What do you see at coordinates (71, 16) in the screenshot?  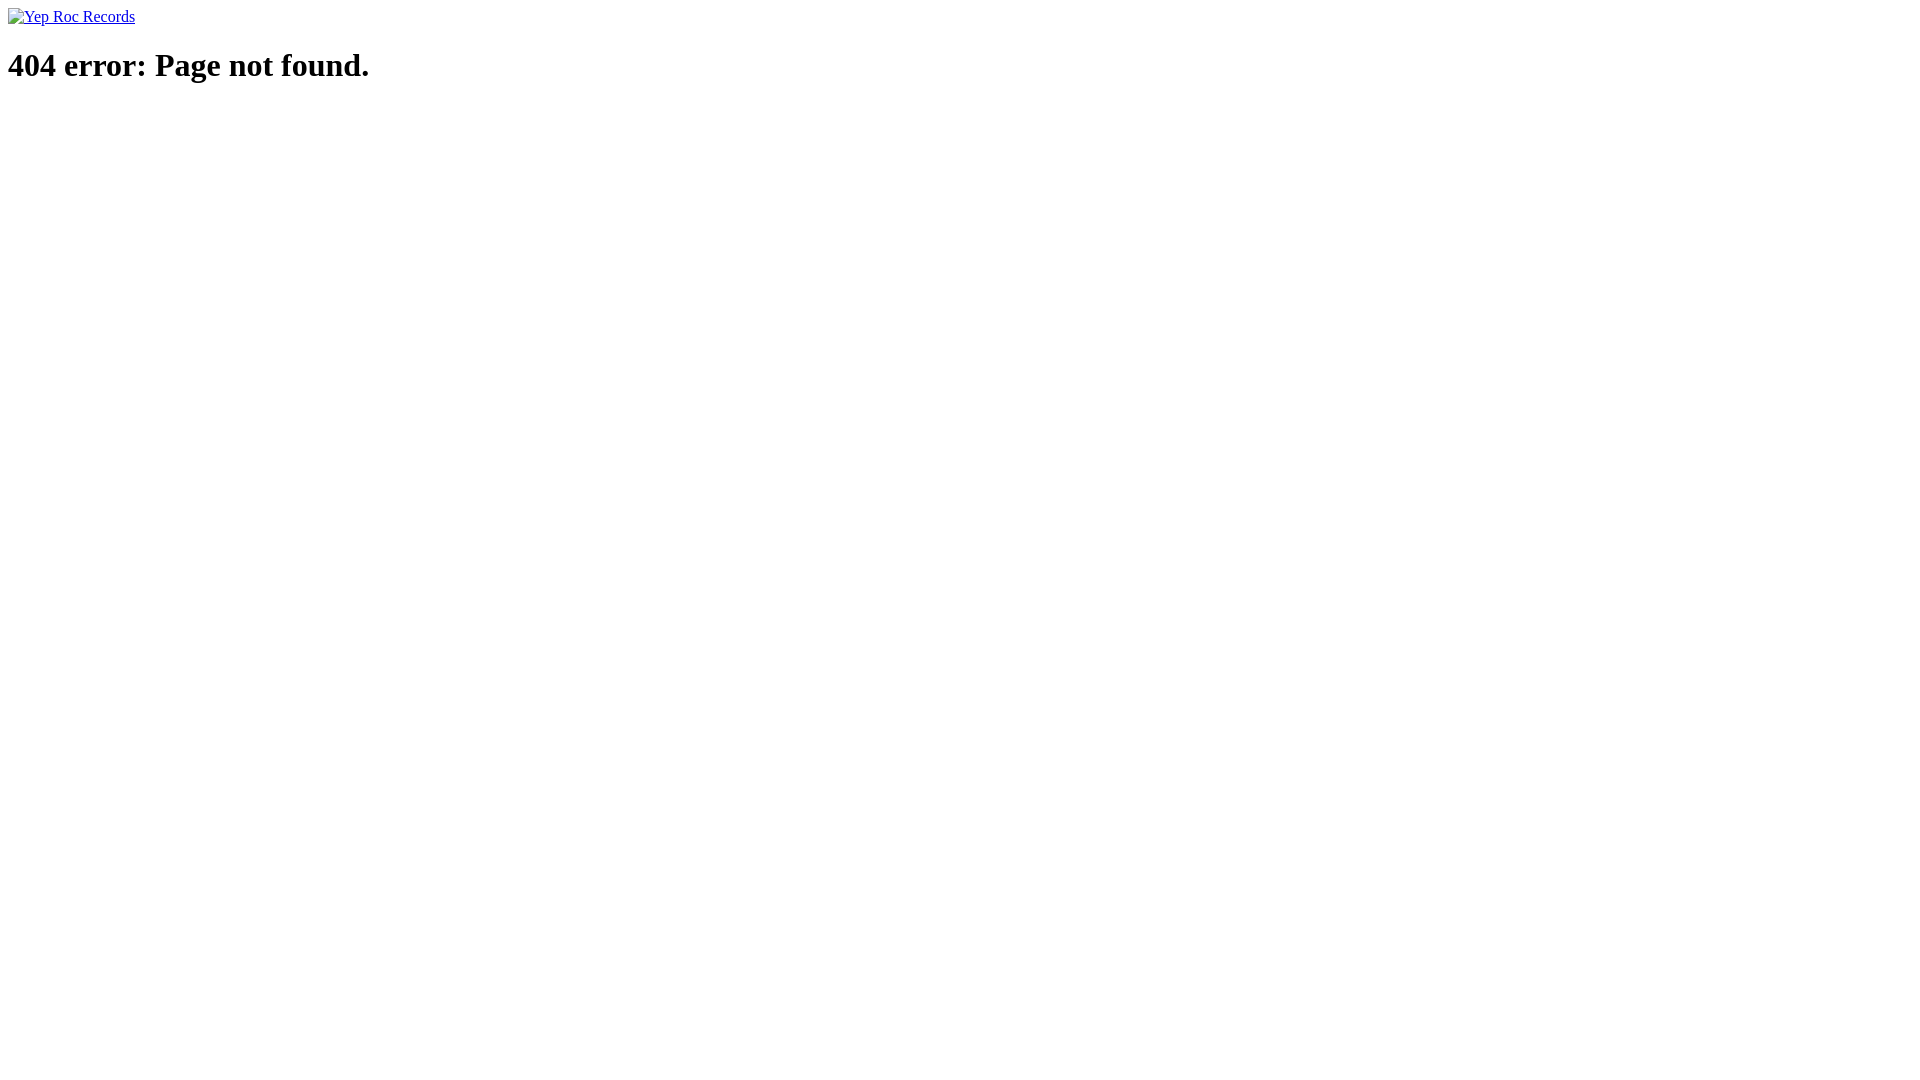 I see `'Yep Roc Records'` at bounding box center [71, 16].